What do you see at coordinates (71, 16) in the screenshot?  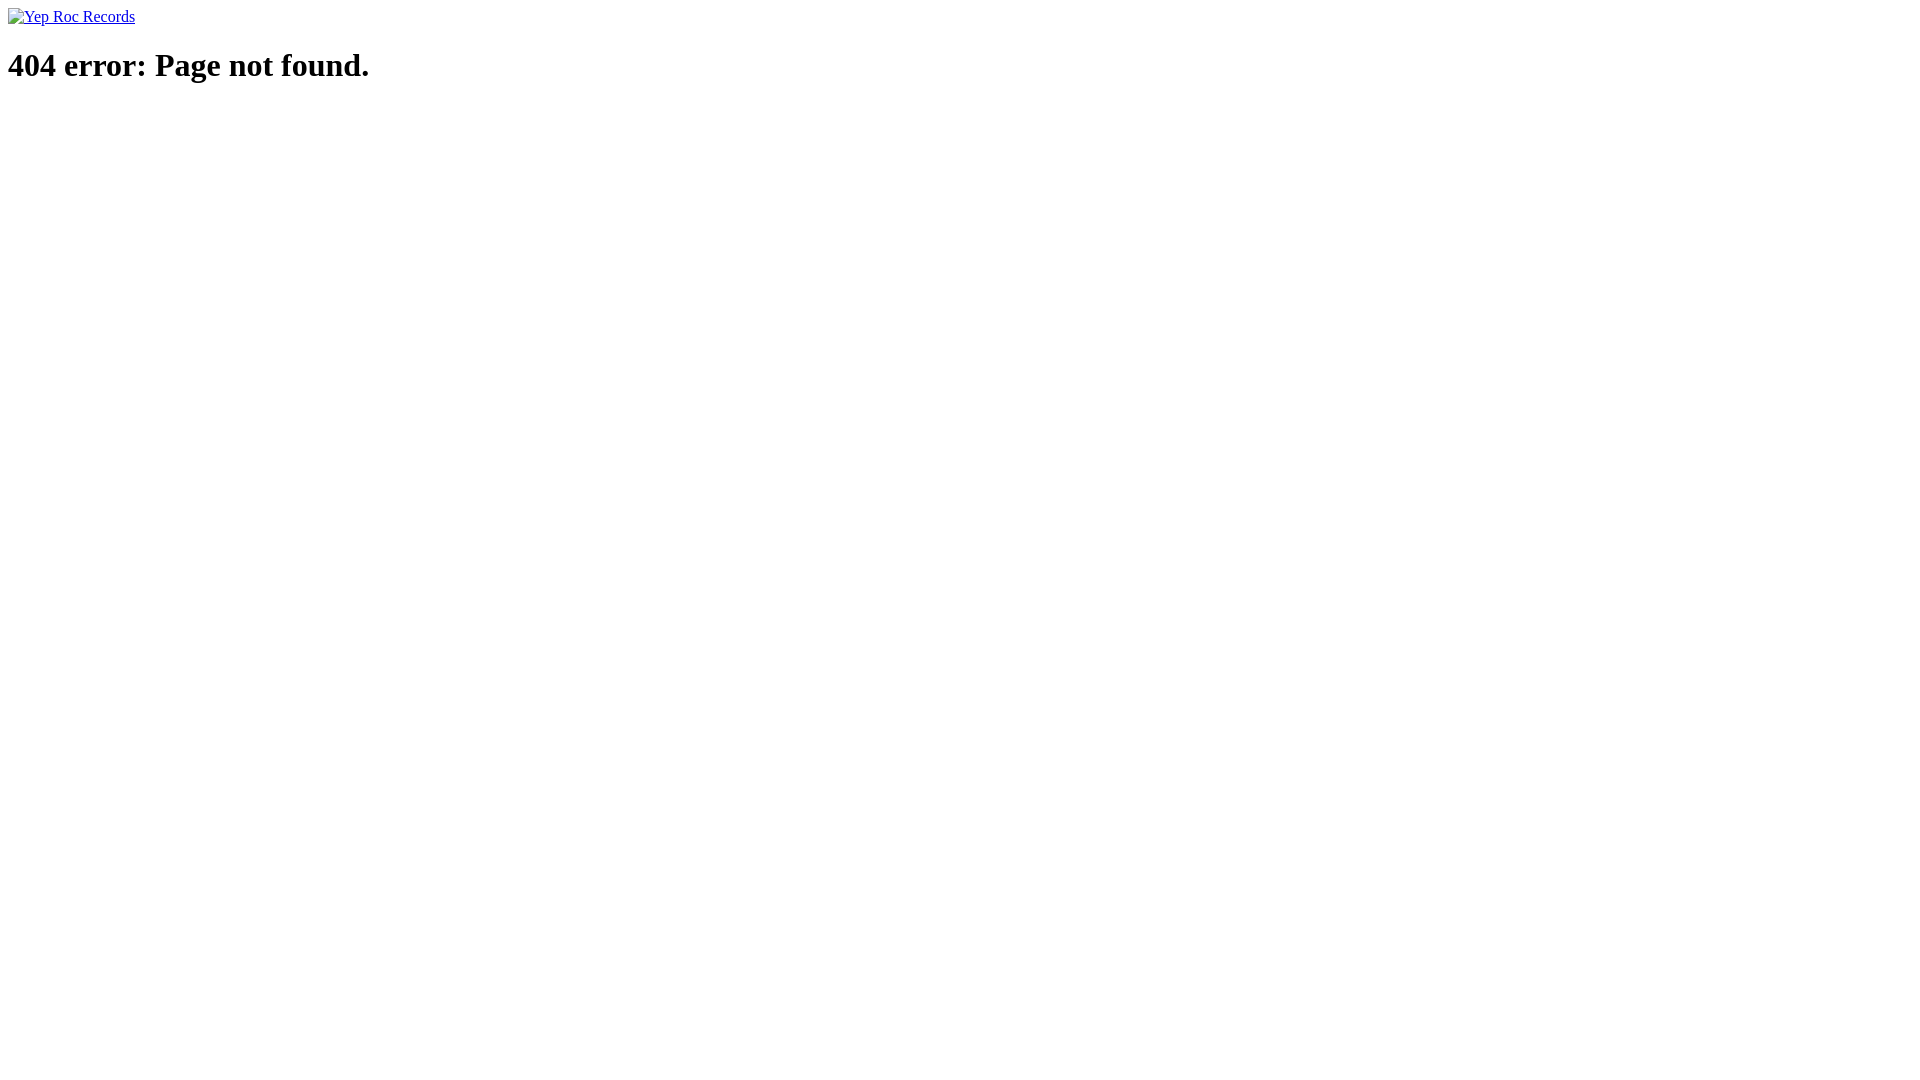 I see `'Yep Roc Records'` at bounding box center [71, 16].